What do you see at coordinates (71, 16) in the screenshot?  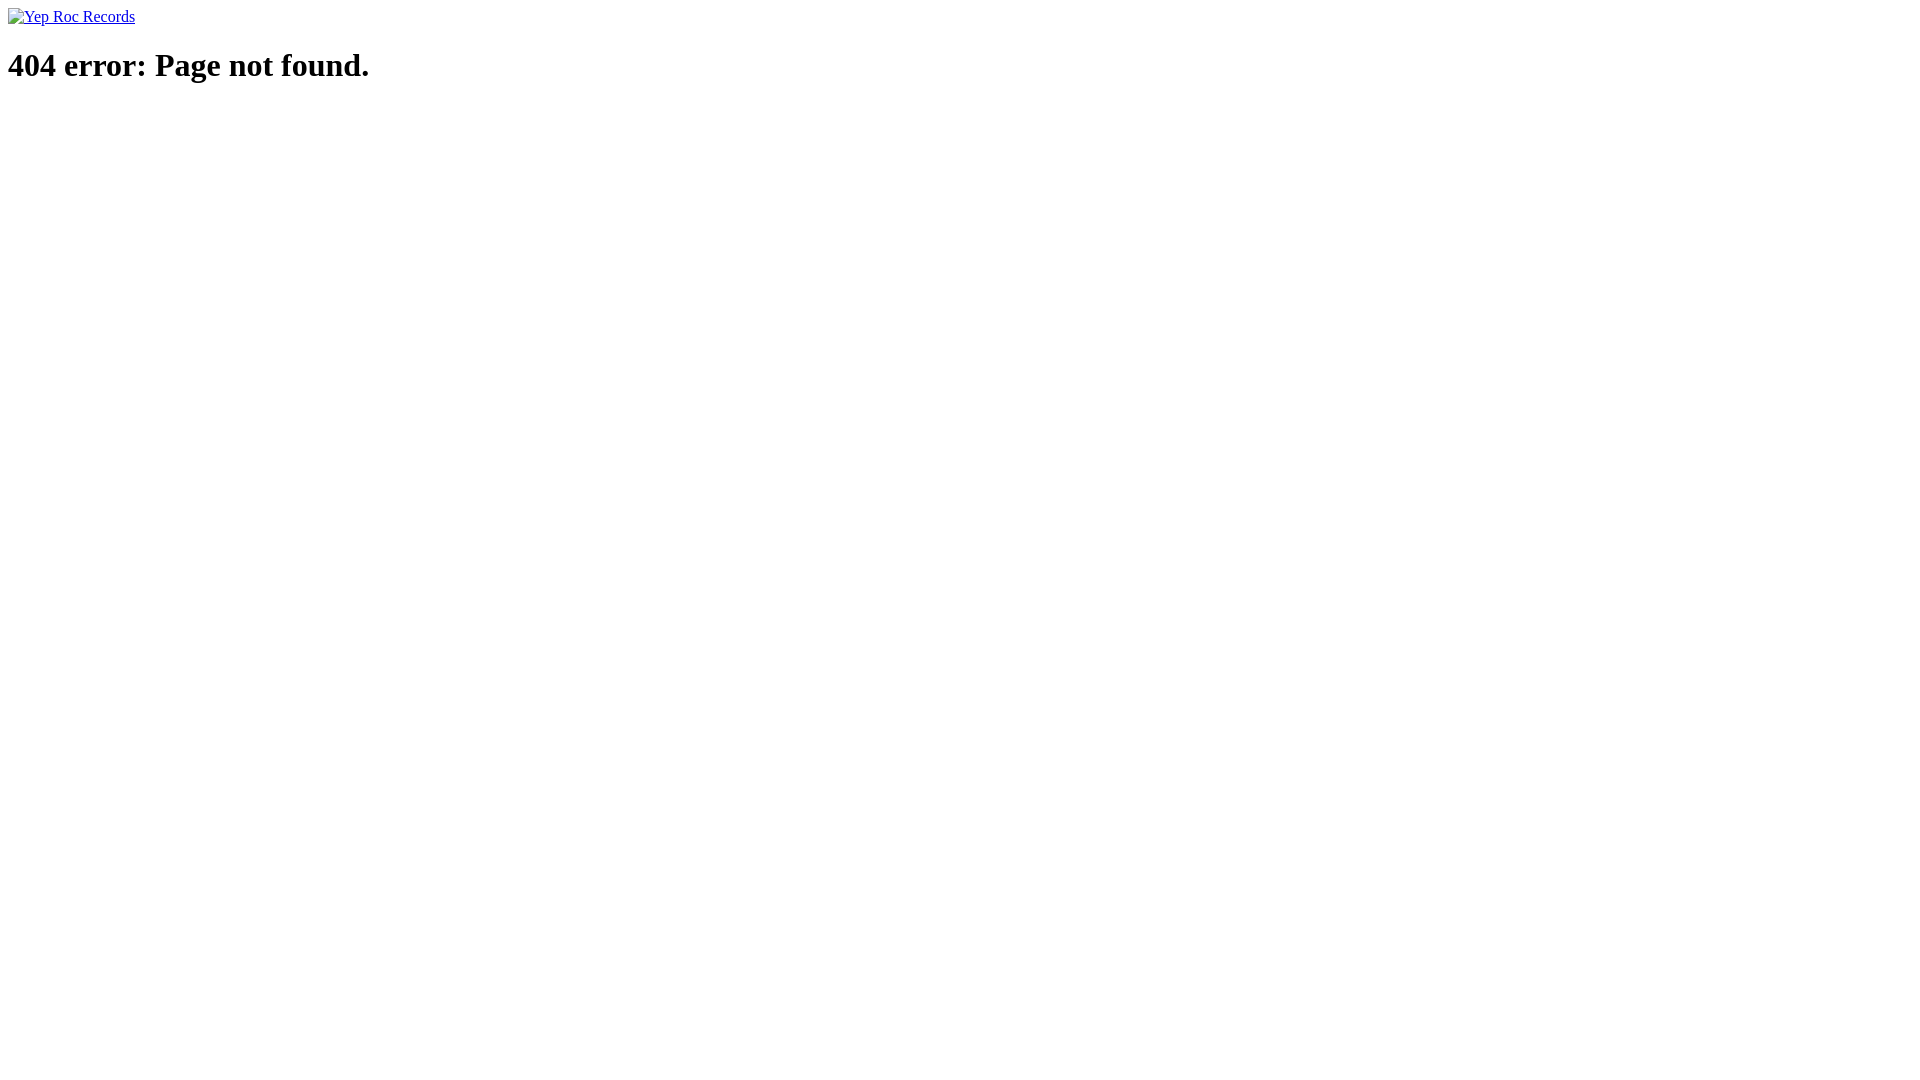 I see `'Yep Roc Records'` at bounding box center [71, 16].